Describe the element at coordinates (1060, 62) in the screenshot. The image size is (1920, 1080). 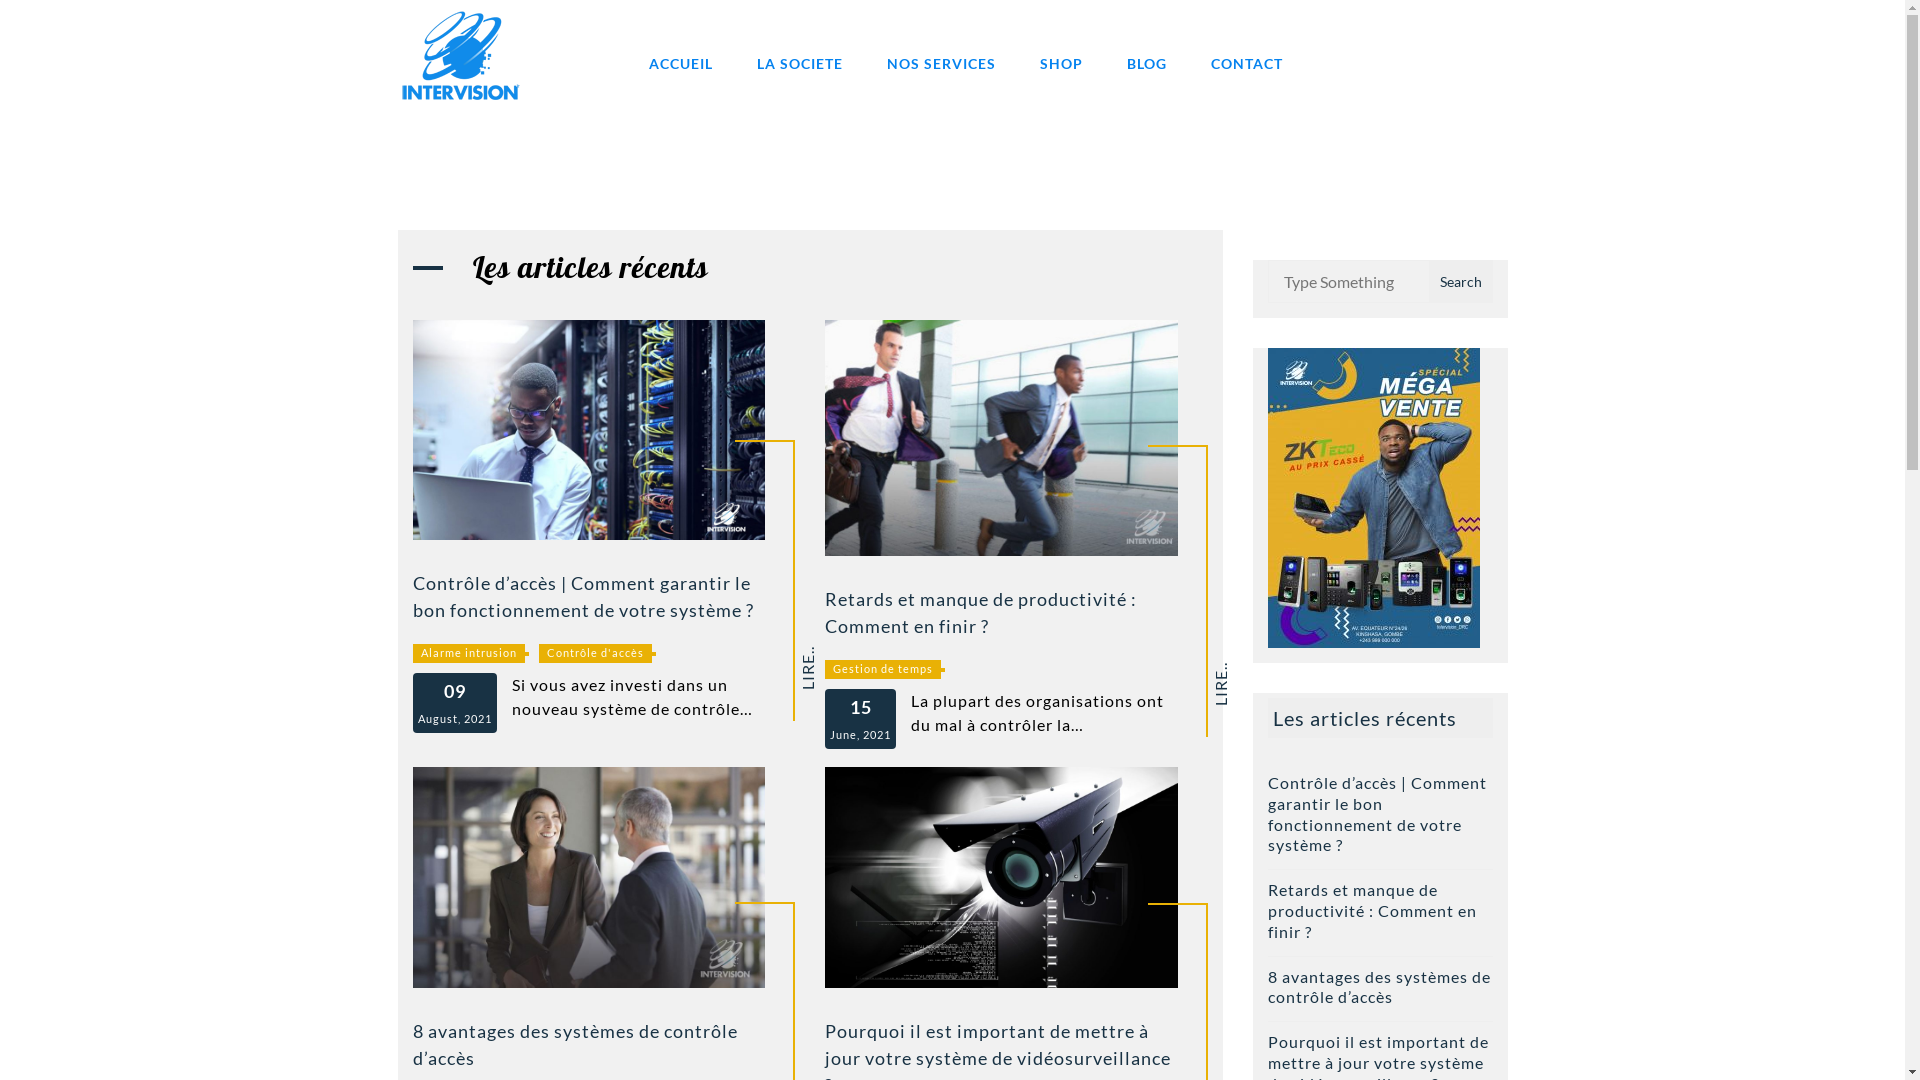
I see `'SHOP'` at that location.